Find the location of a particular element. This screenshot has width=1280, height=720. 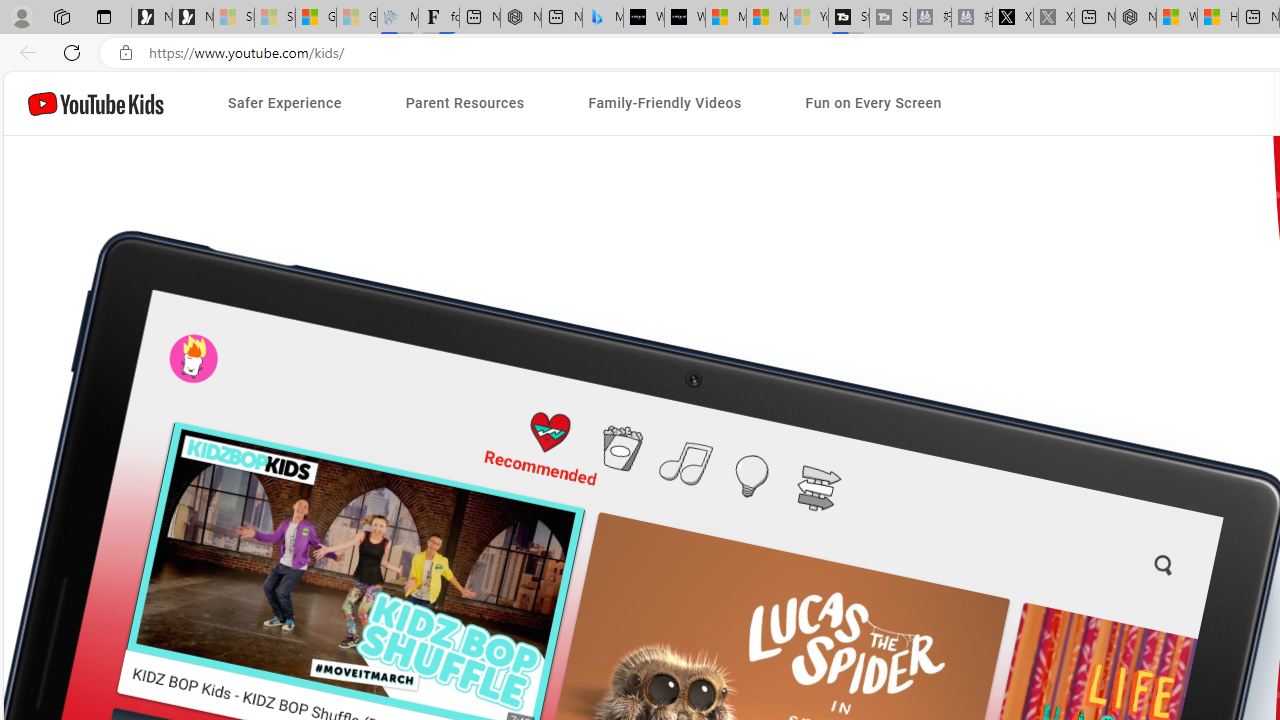

'X - Sleeping' is located at coordinates (1053, 17).